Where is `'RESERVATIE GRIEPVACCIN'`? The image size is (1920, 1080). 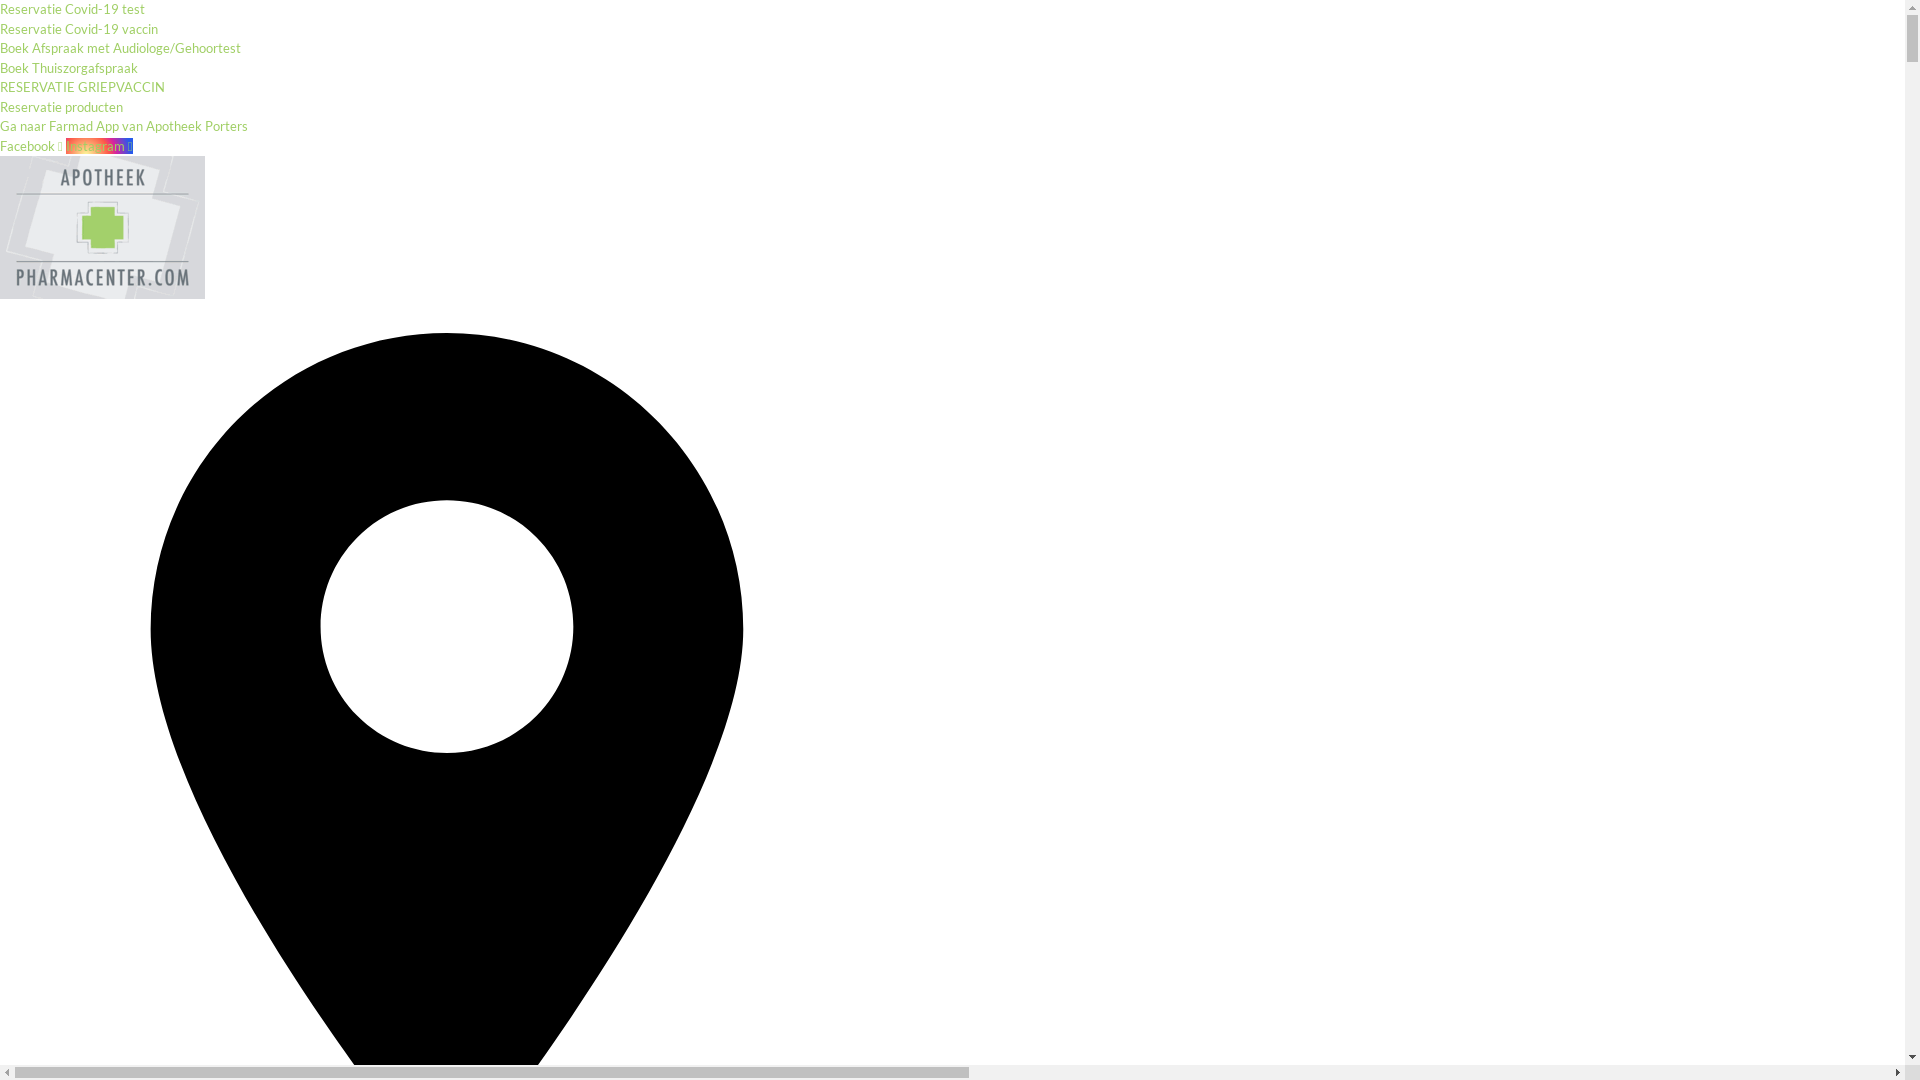
'RESERVATIE GRIEPVACCIN' is located at coordinates (81, 86).